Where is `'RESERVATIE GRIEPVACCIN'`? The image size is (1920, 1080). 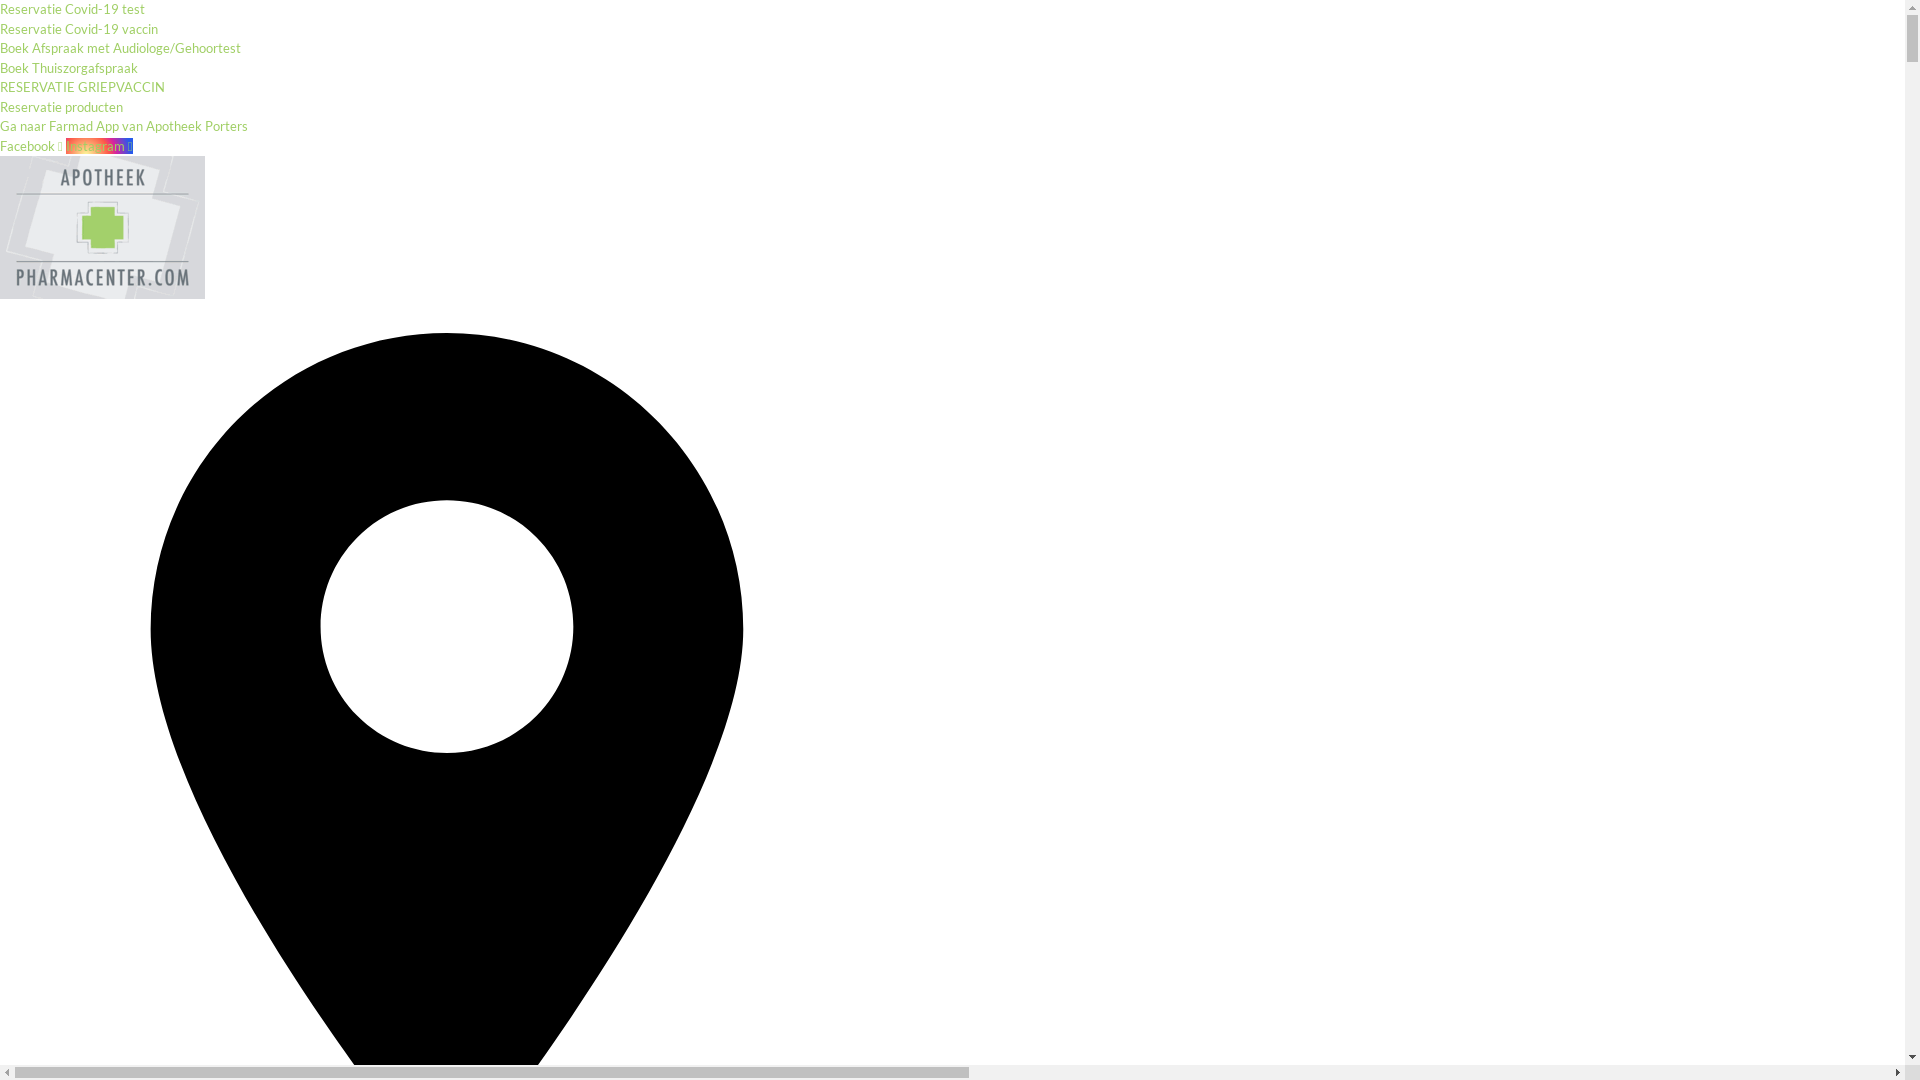
'RESERVATIE GRIEPVACCIN' is located at coordinates (81, 86).